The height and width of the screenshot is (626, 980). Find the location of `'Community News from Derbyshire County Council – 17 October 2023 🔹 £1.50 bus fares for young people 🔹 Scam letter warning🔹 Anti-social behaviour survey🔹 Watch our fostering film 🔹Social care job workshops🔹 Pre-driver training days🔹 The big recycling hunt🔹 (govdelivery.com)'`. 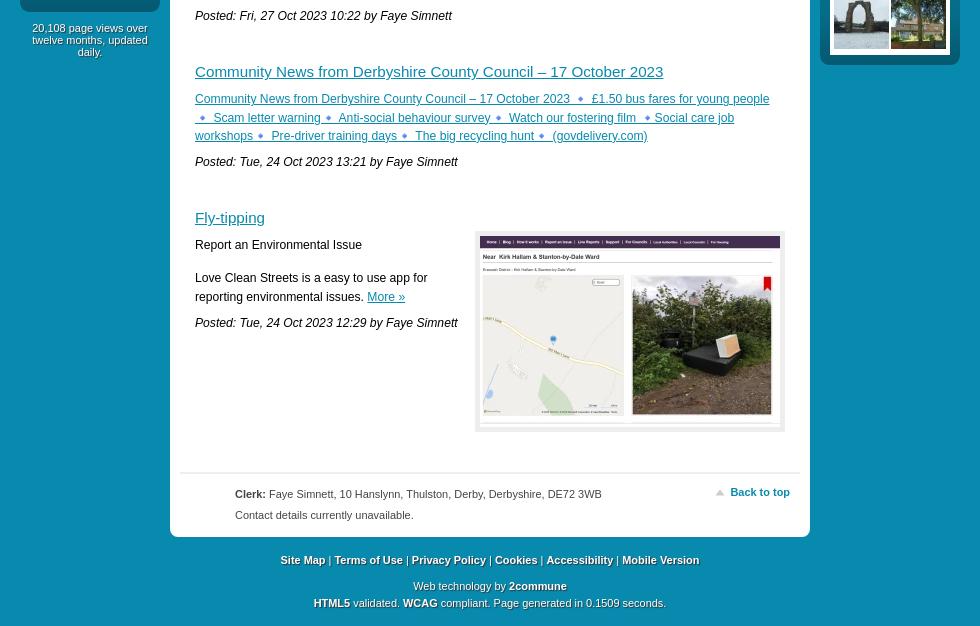

'Community News from Derbyshire County Council – 17 October 2023 🔹 £1.50 bus fares for young people 🔹 Scam letter warning🔹 Anti-social behaviour survey🔹 Watch our fostering film 🔹Social care job workshops🔹 Pre-driver training days🔹 The big recycling hunt🔹 (govdelivery.com)' is located at coordinates (195, 116).